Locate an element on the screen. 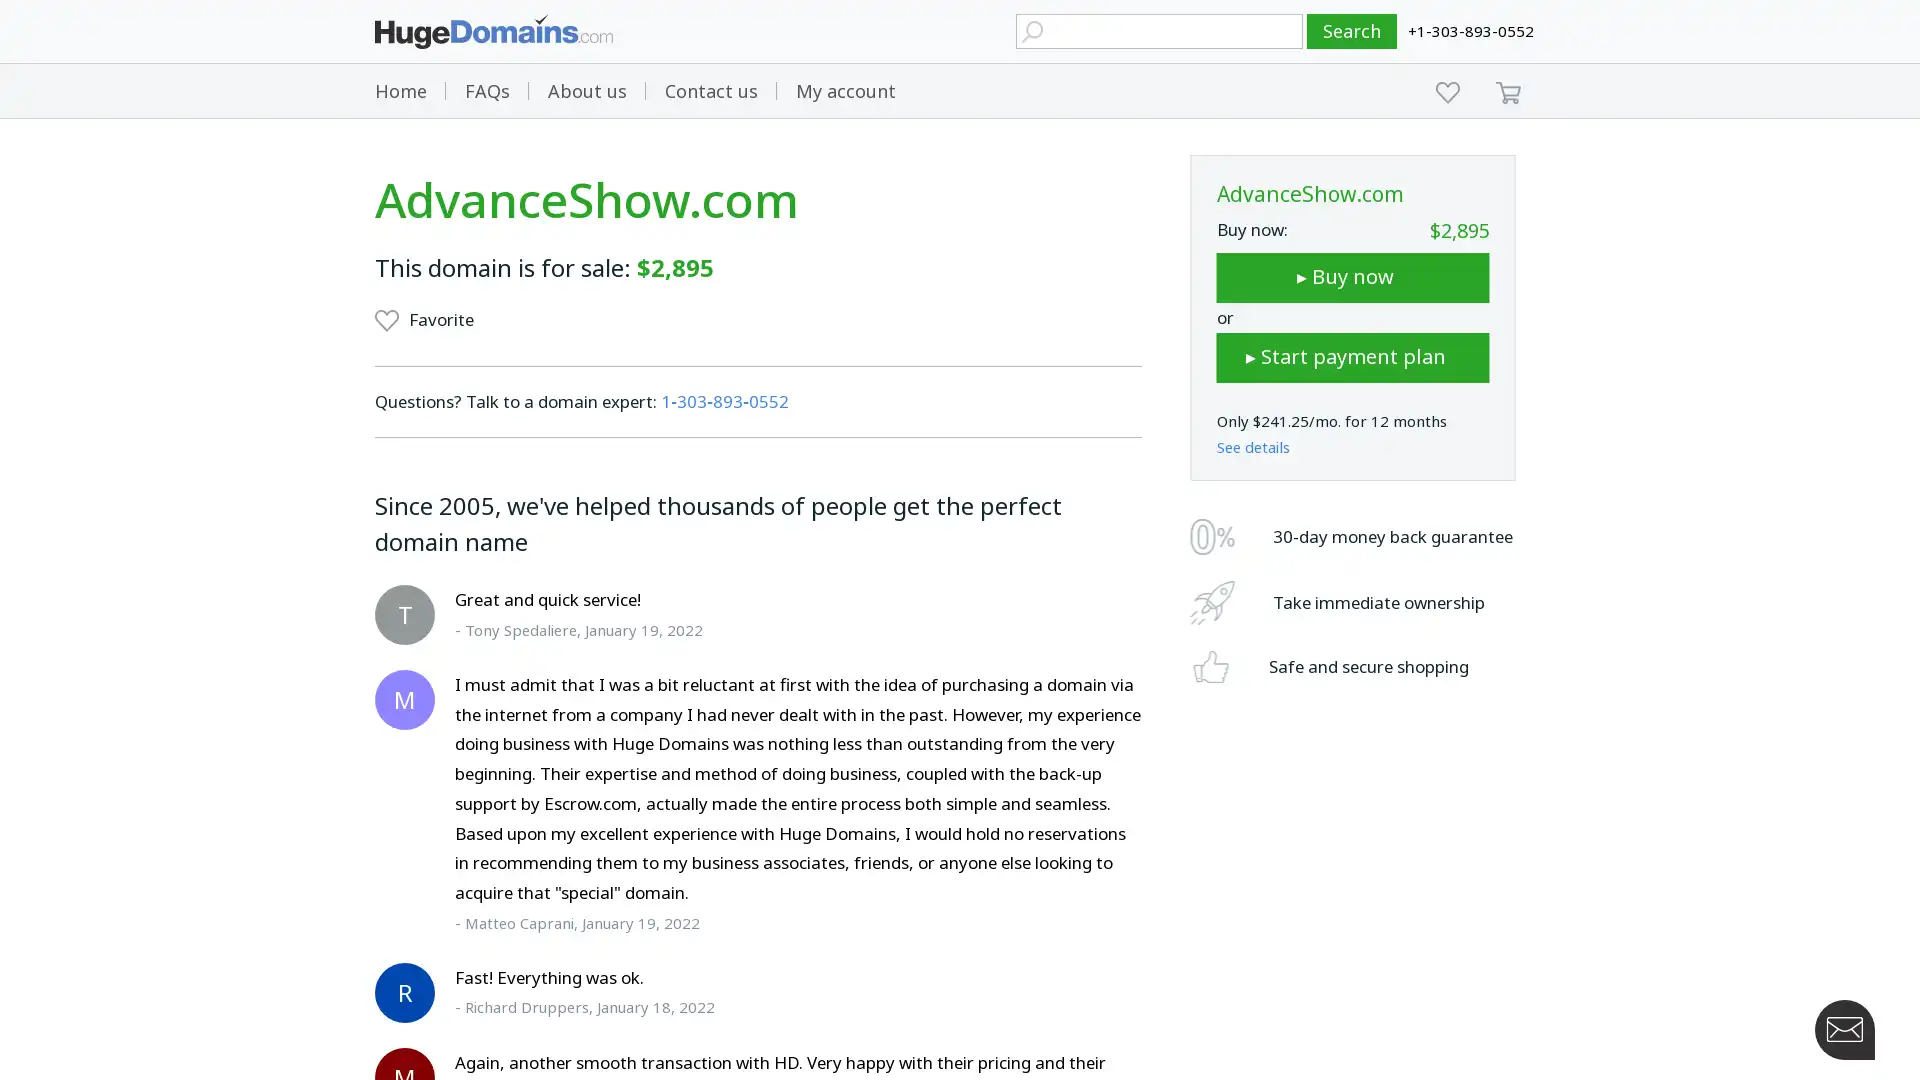 The width and height of the screenshot is (1920, 1080). Search is located at coordinates (1352, 31).